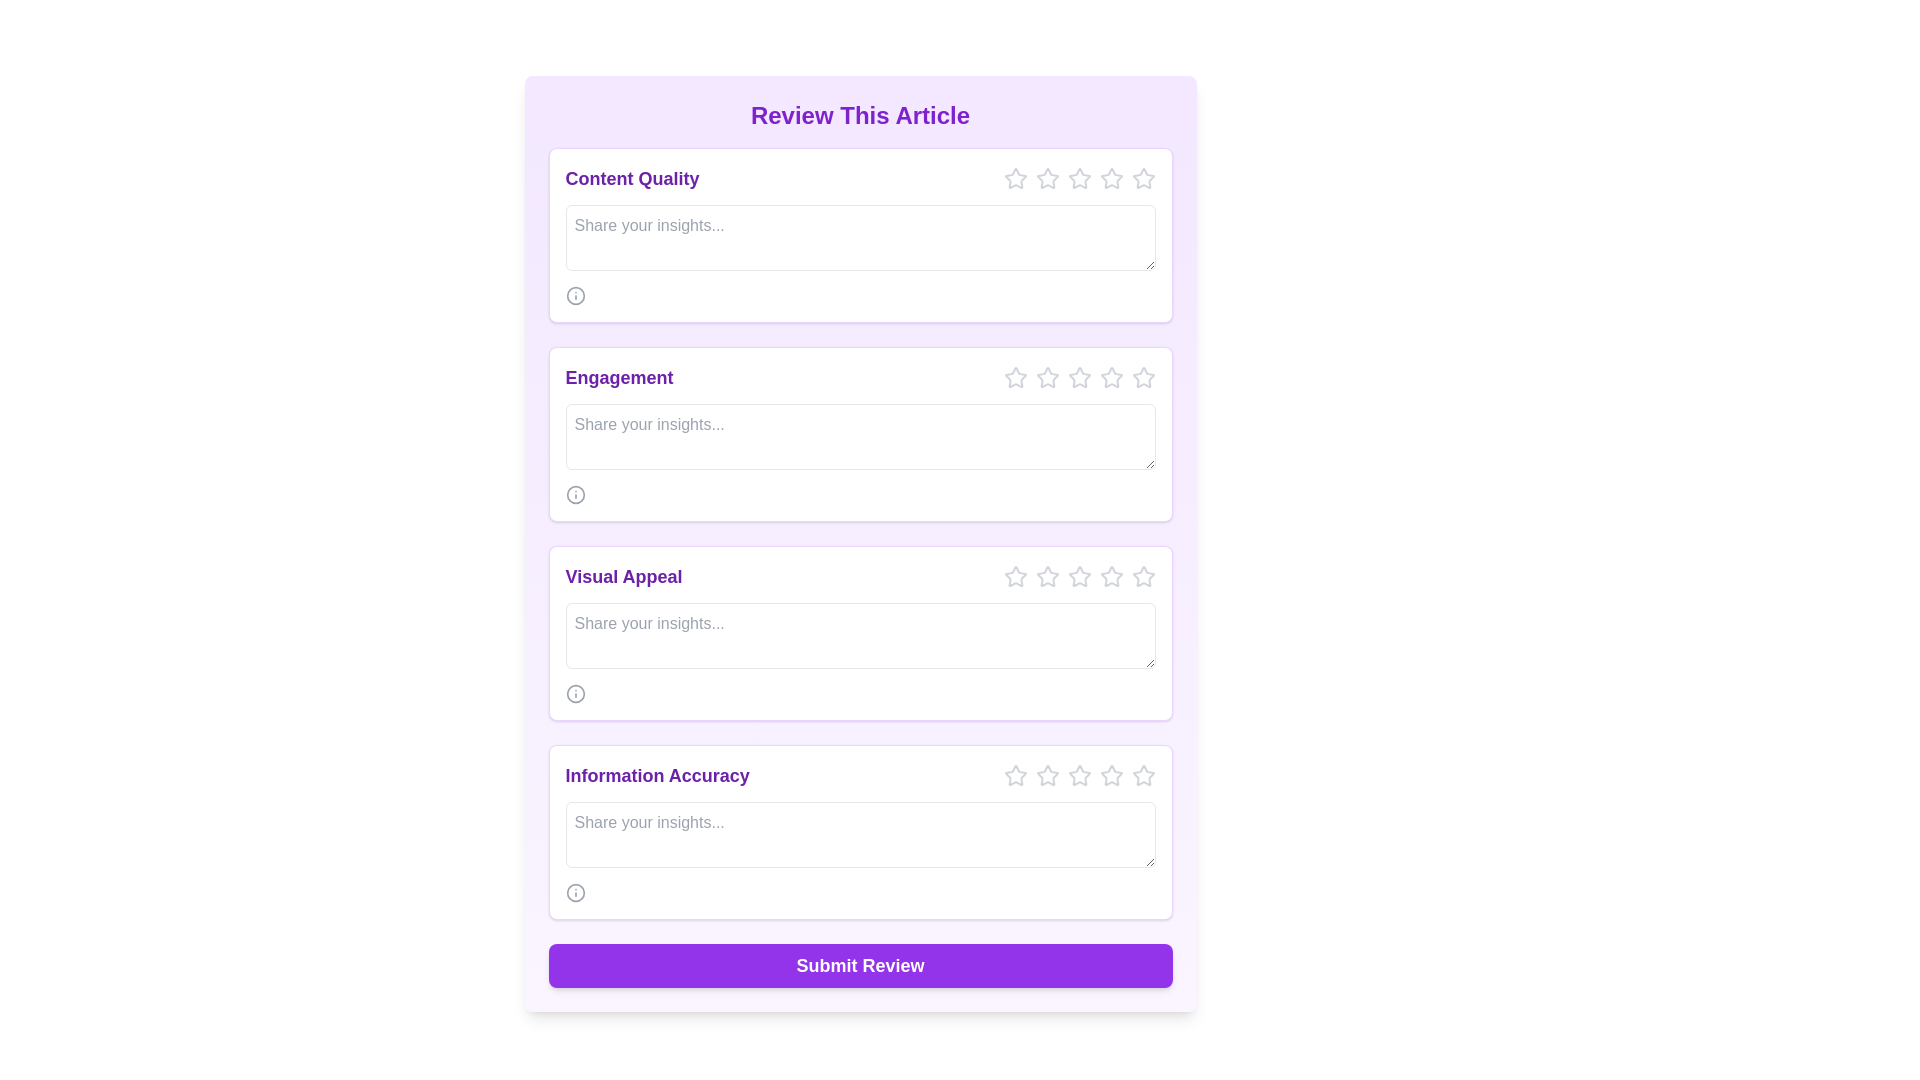 The height and width of the screenshot is (1080, 1920). What do you see at coordinates (1143, 774) in the screenshot?
I see `the fifth silver-gray star icon in the 'Information Accuracy' section of the review form to rate it` at bounding box center [1143, 774].